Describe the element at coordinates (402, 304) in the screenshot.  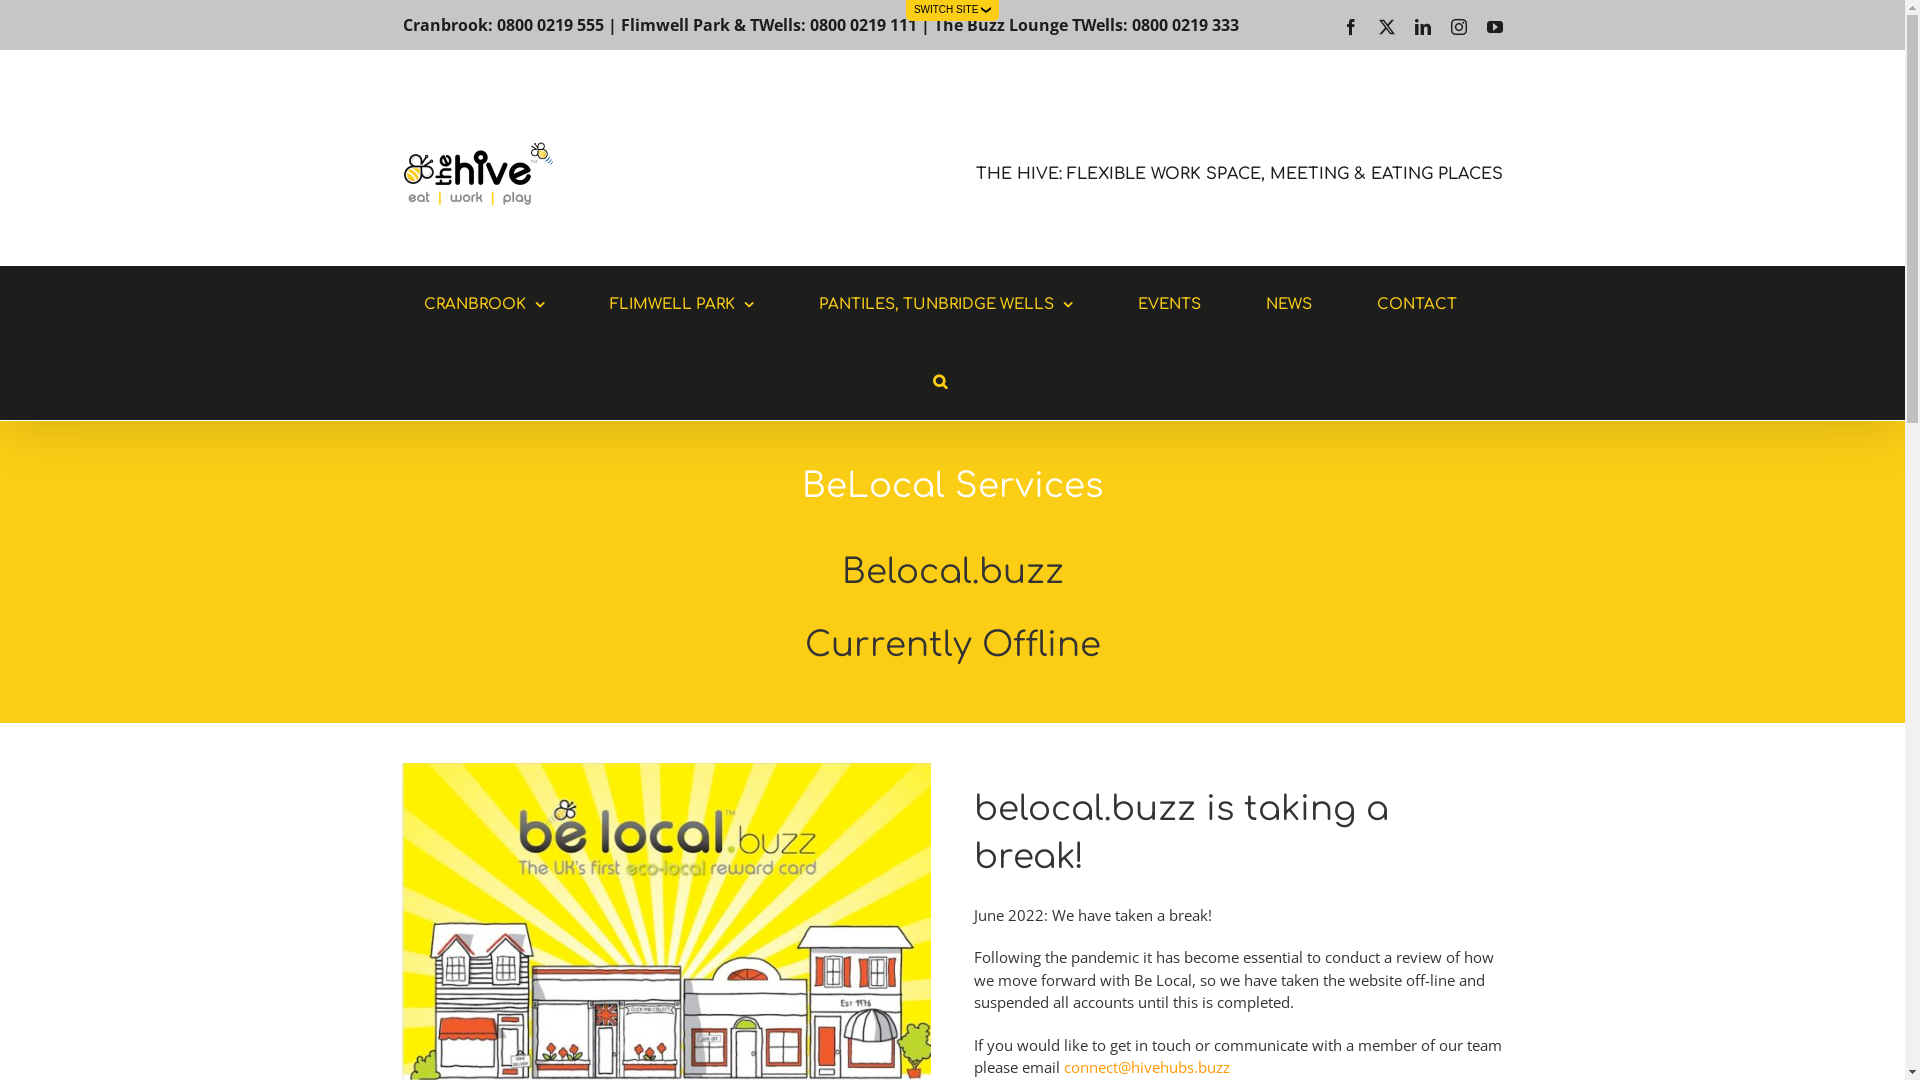
I see `'CRANBROOK'` at that location.